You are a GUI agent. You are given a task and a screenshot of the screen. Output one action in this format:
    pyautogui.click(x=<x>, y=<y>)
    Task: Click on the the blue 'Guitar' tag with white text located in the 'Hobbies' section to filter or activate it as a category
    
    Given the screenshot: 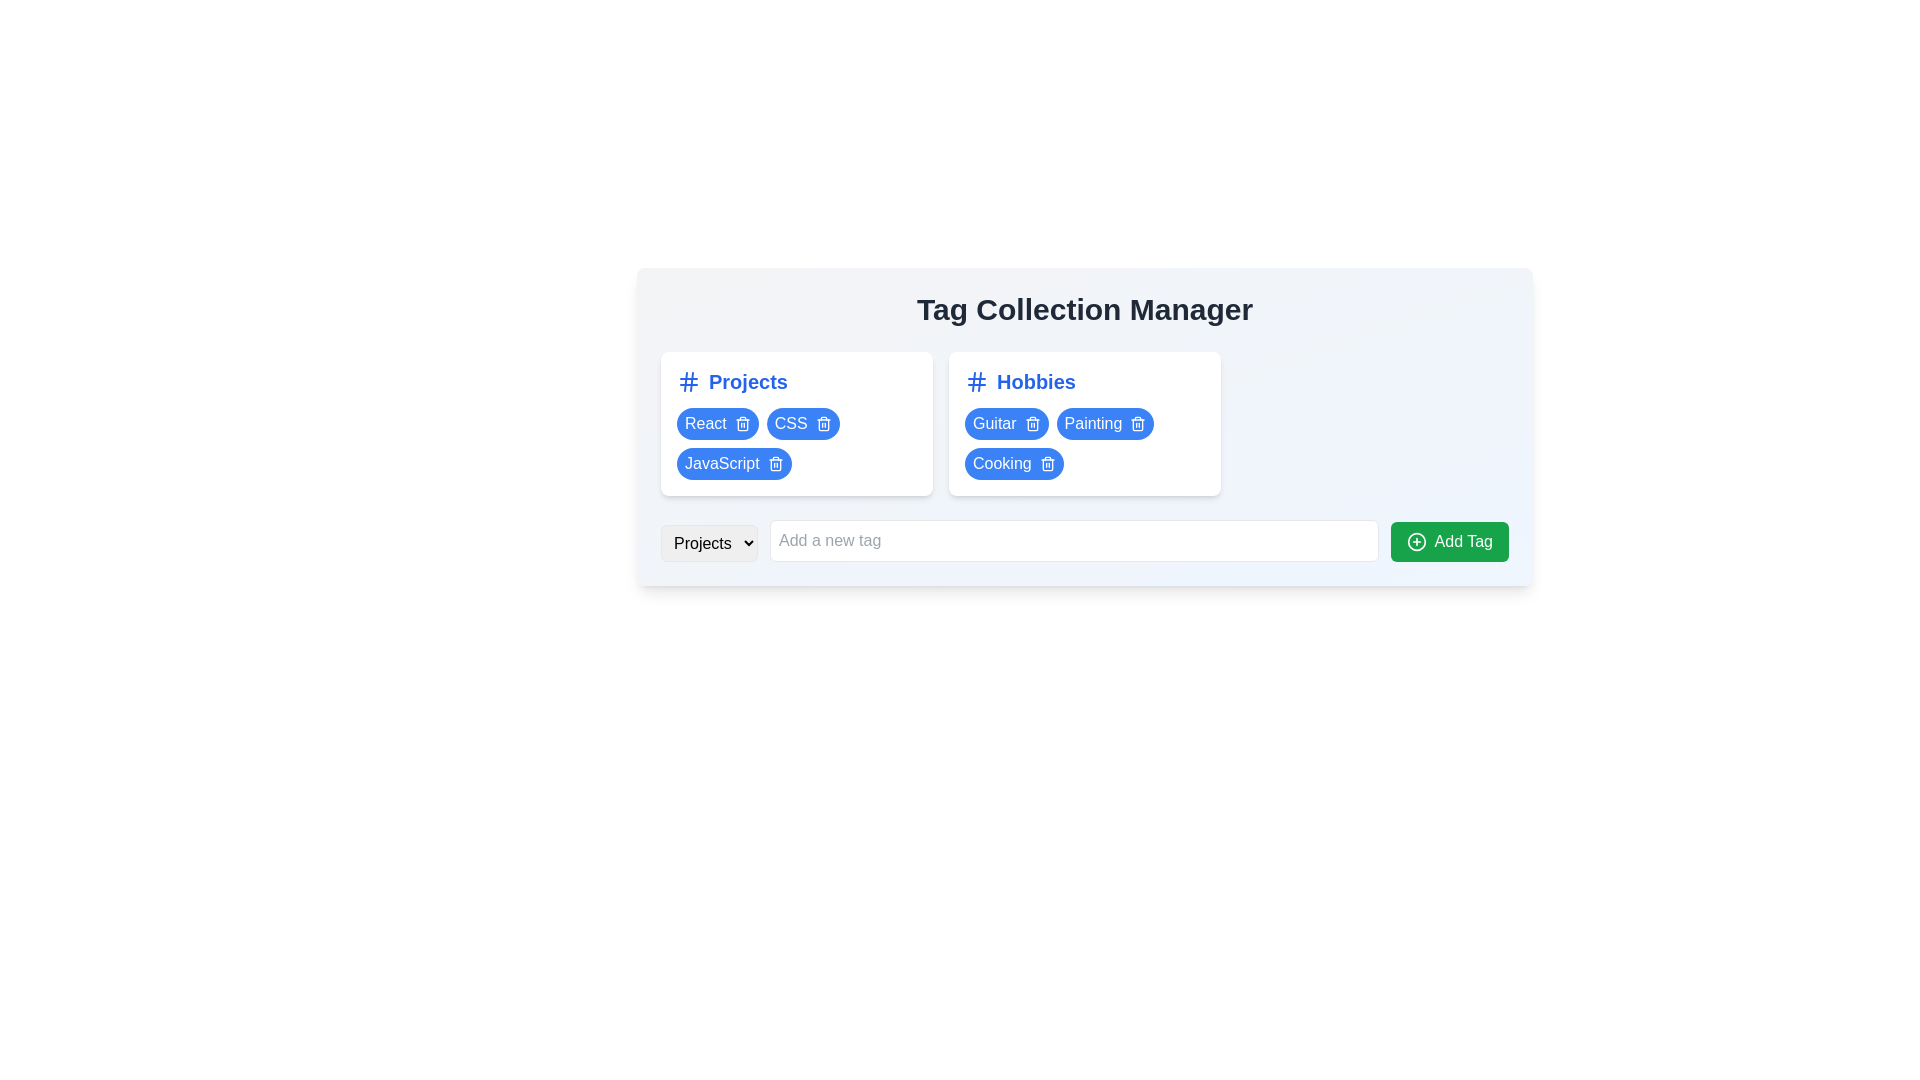 What is the action you would take?
    pyautogui.click(x=1006, y=423)
    